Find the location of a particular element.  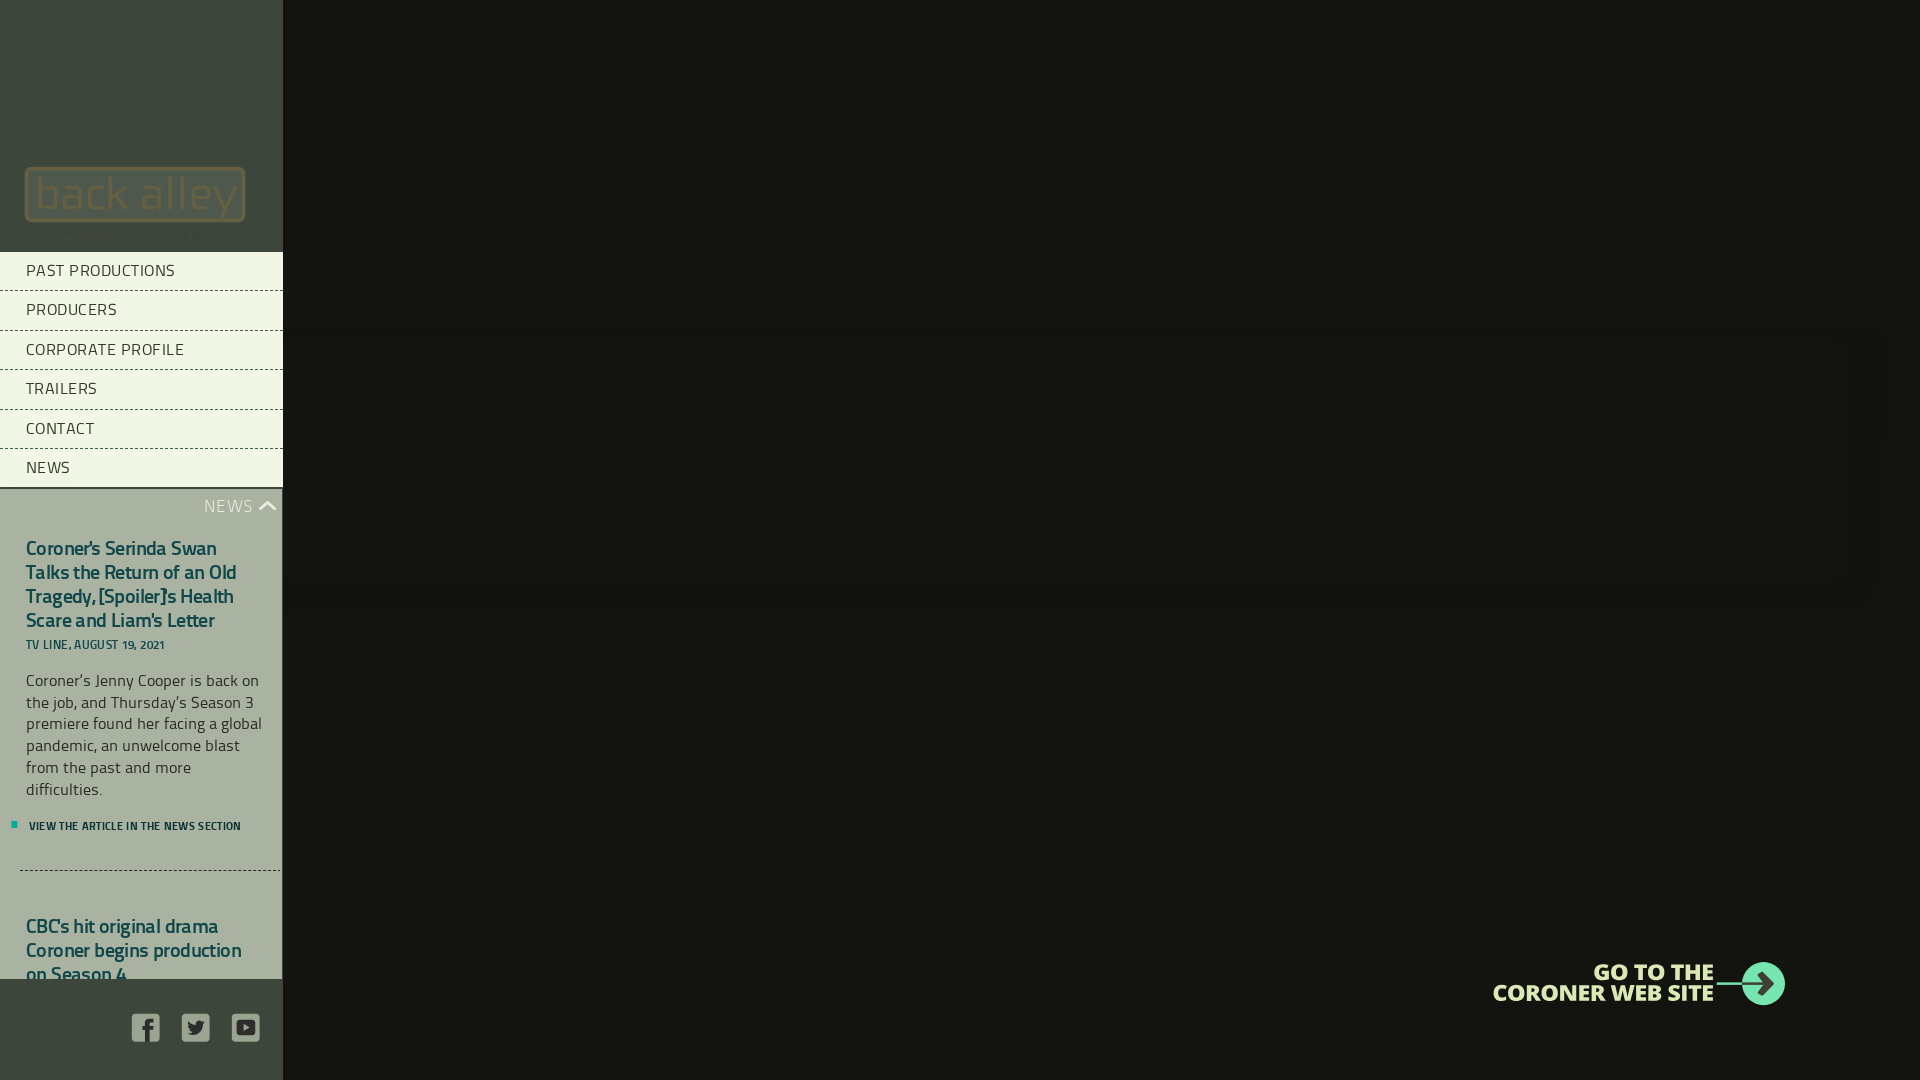

'PAST PRODUCTIONS' is located at coordinates (140, 270).